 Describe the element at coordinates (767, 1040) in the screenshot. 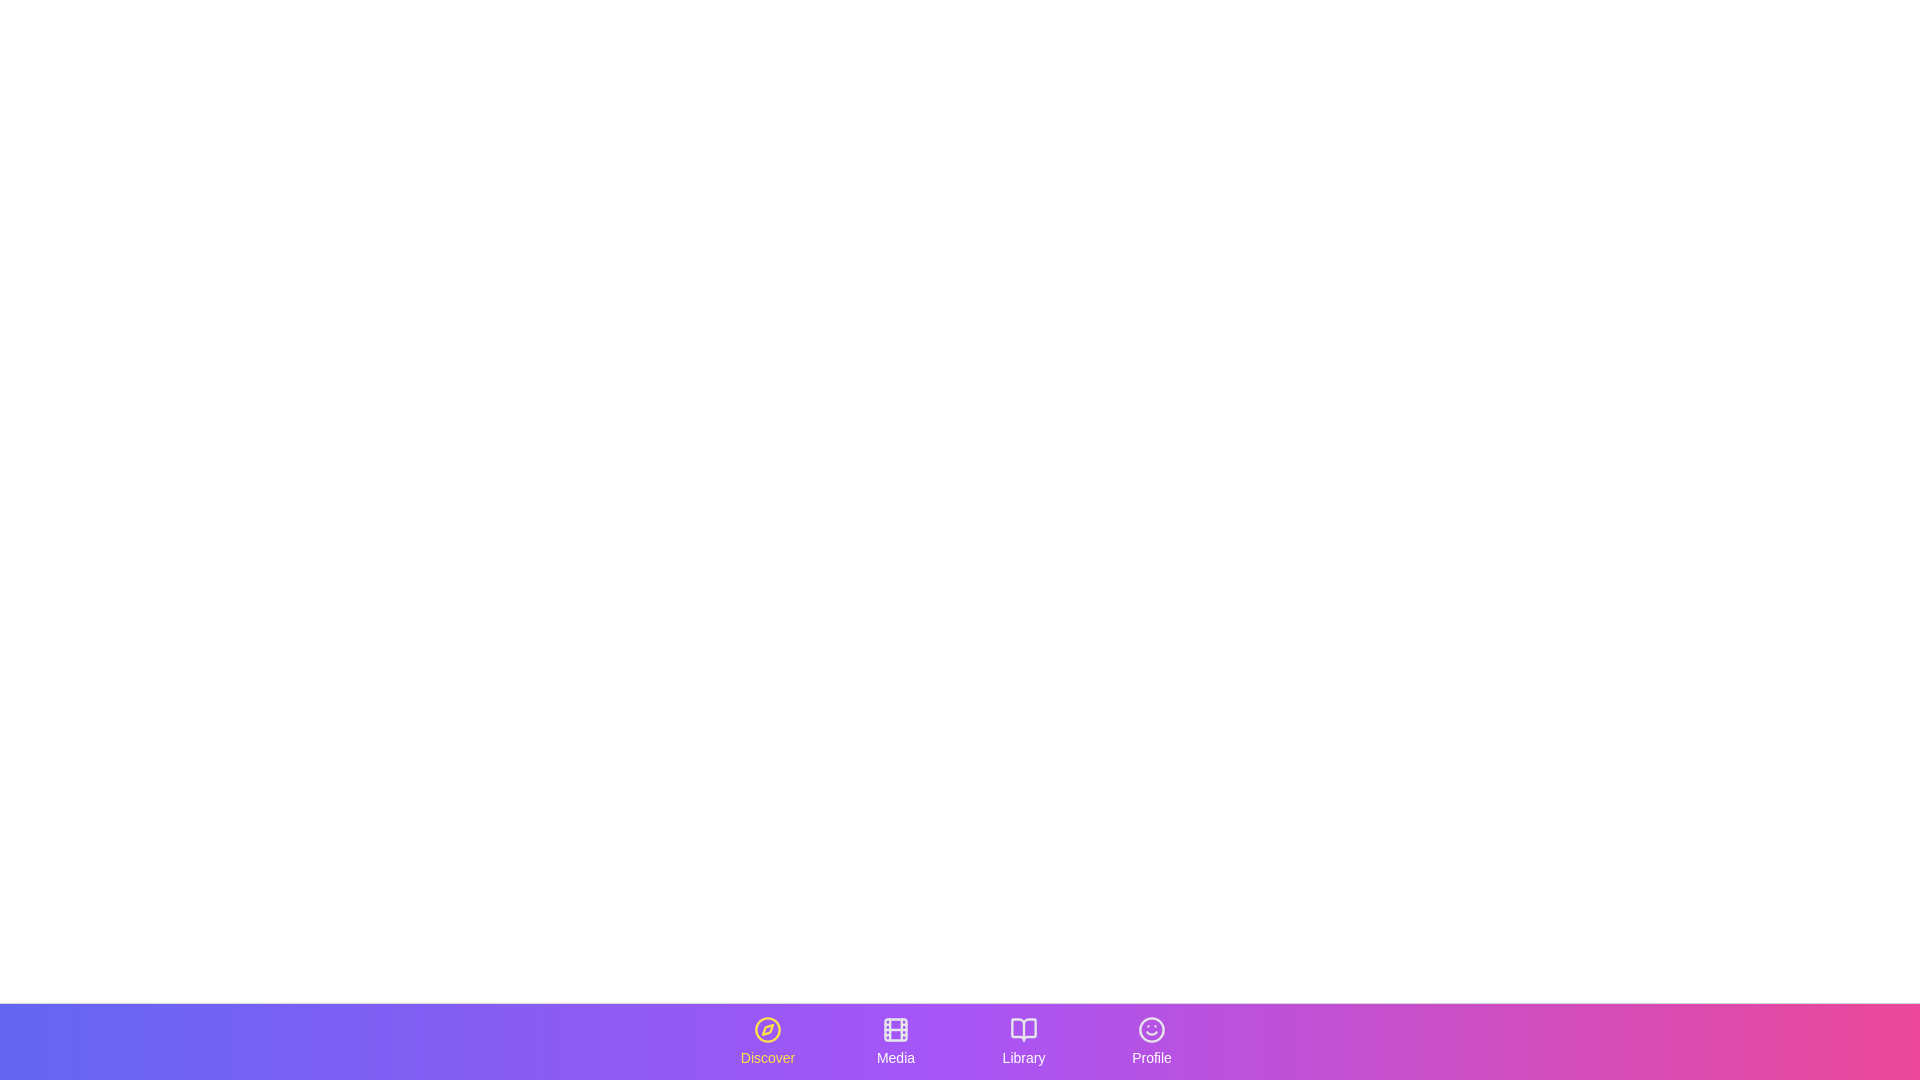

I see `the tab labeled Discover to observe the hover animation effect` at that location.